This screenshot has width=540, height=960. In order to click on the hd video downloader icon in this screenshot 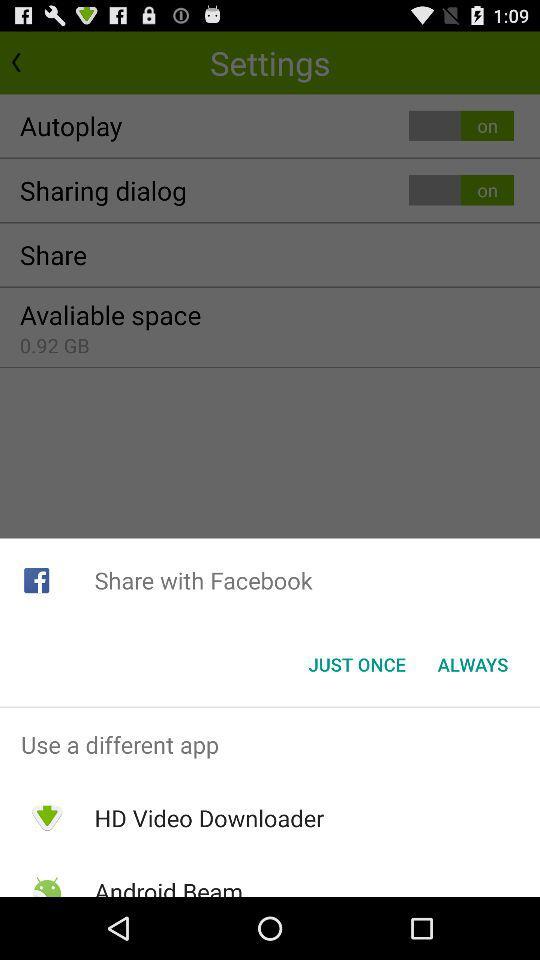, I will do `click(208, 818)`.